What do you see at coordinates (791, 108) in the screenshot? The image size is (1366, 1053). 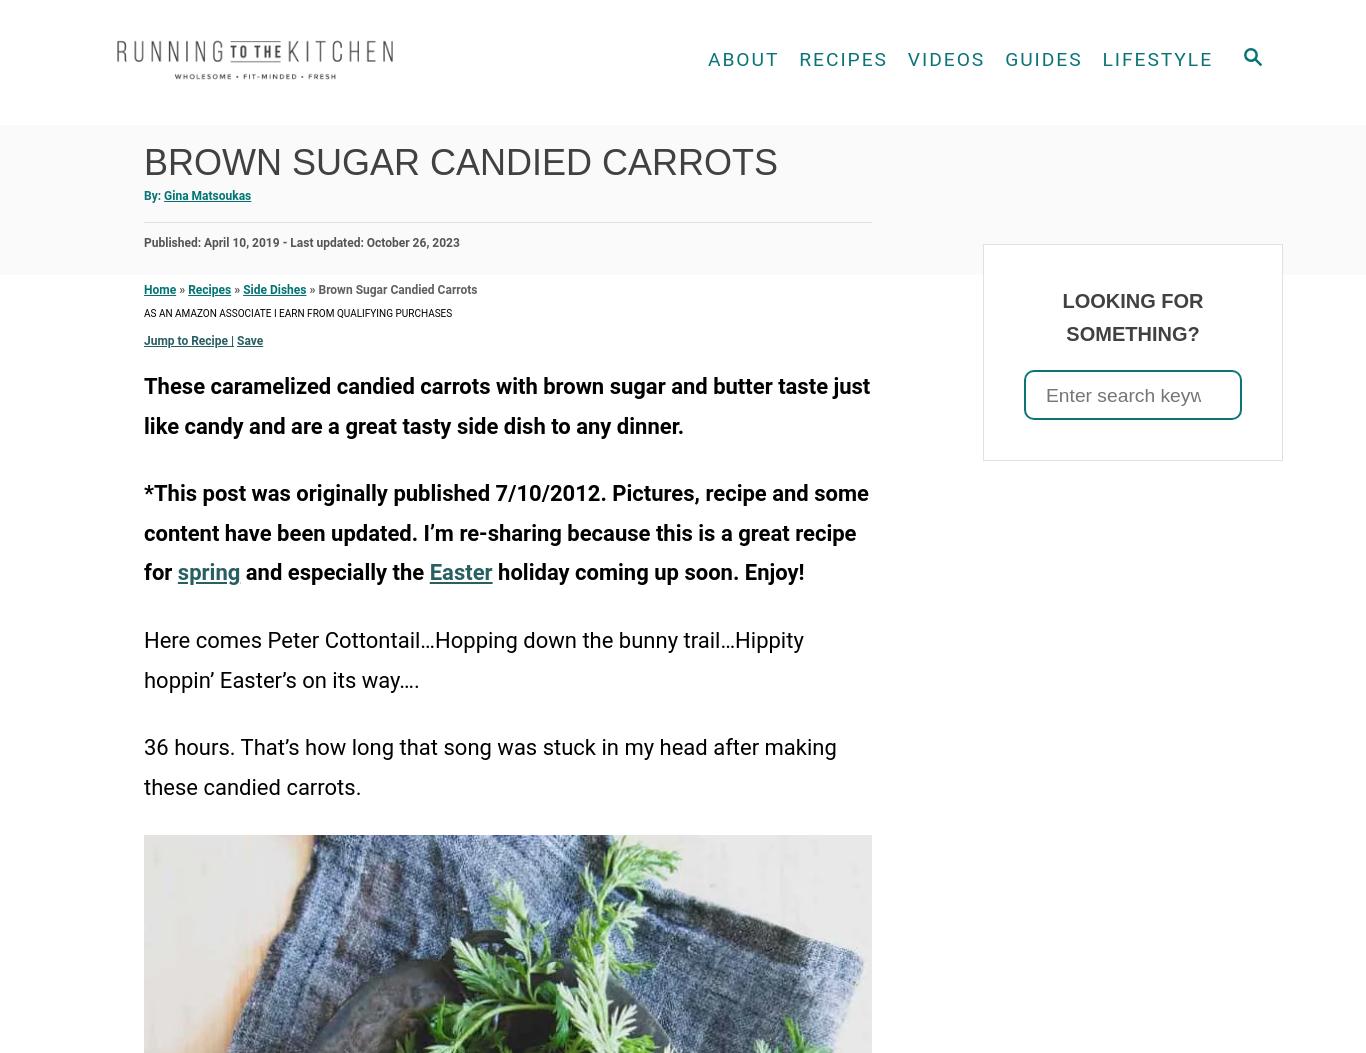 I see `'By Course'` at bounding box center [791, 108].